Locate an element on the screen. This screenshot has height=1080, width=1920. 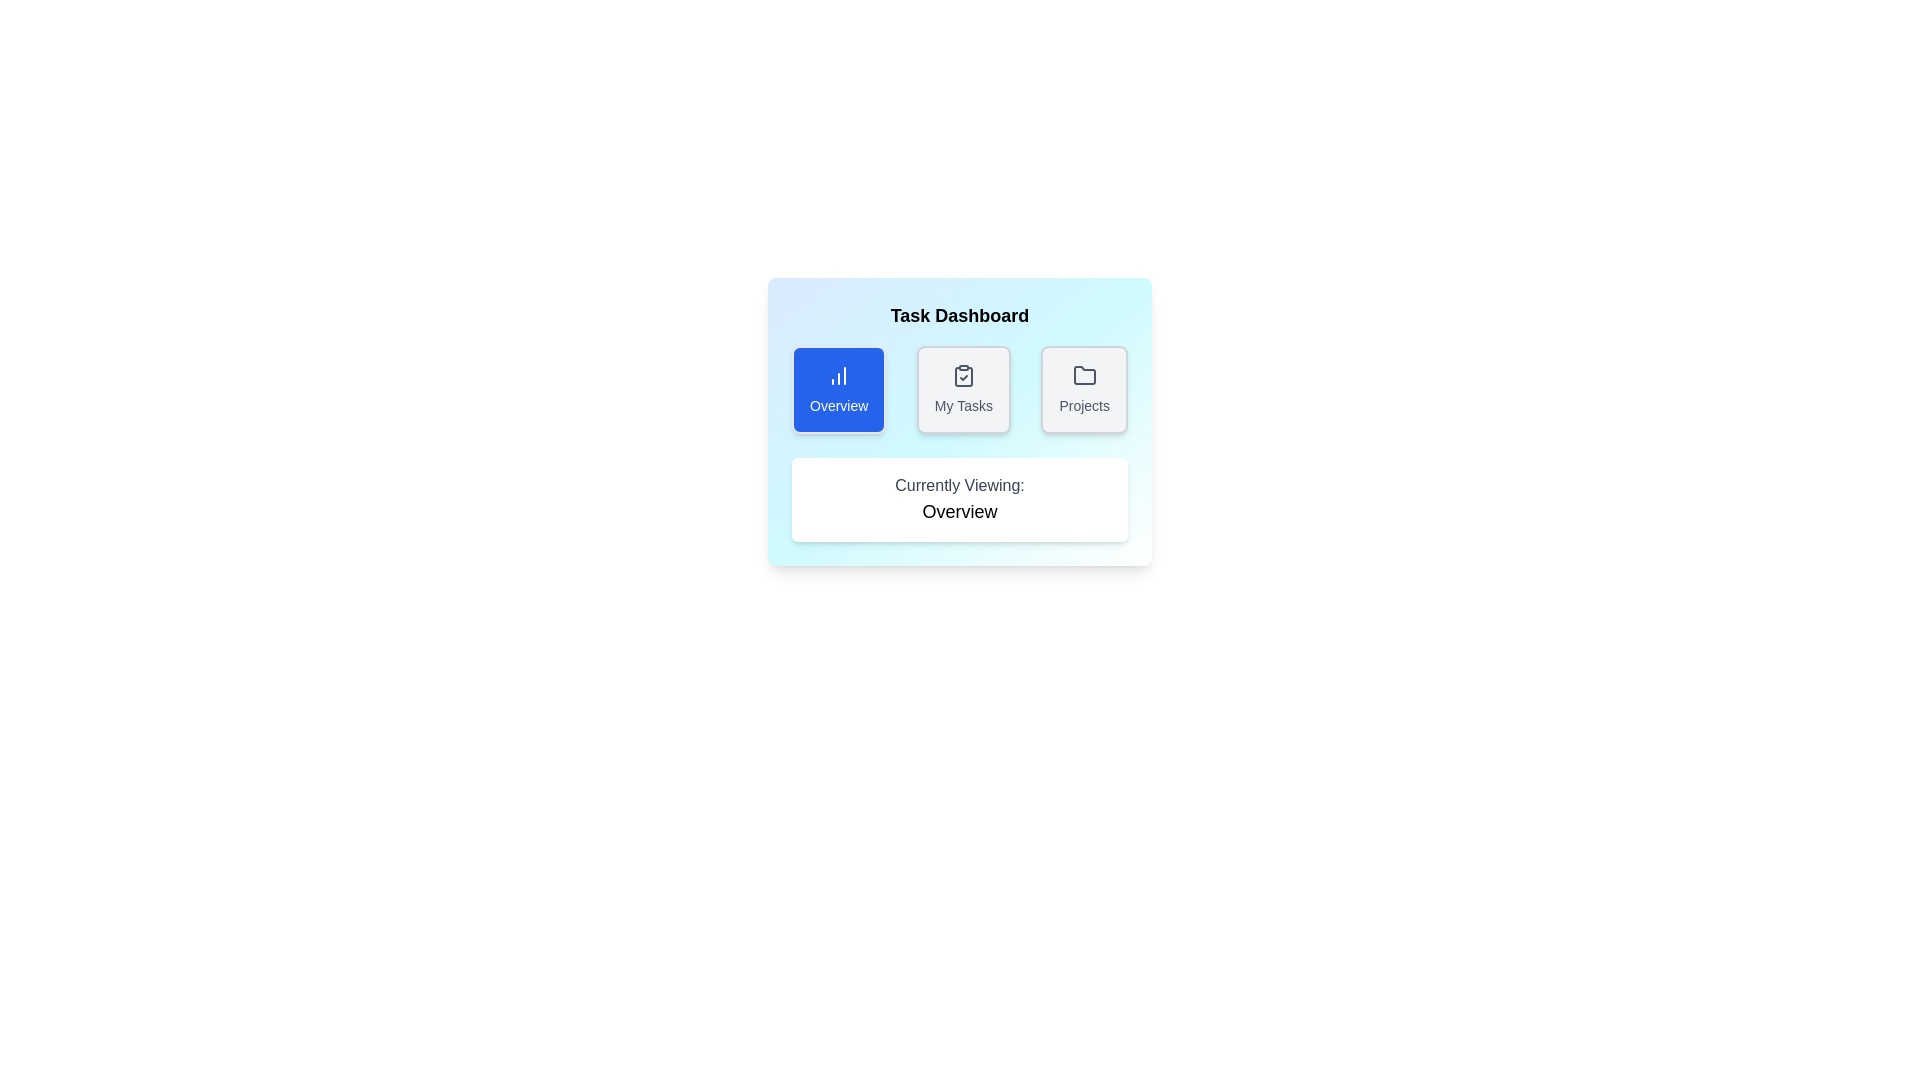
the Overview tab to view its content is located at coordinates (839, 389).